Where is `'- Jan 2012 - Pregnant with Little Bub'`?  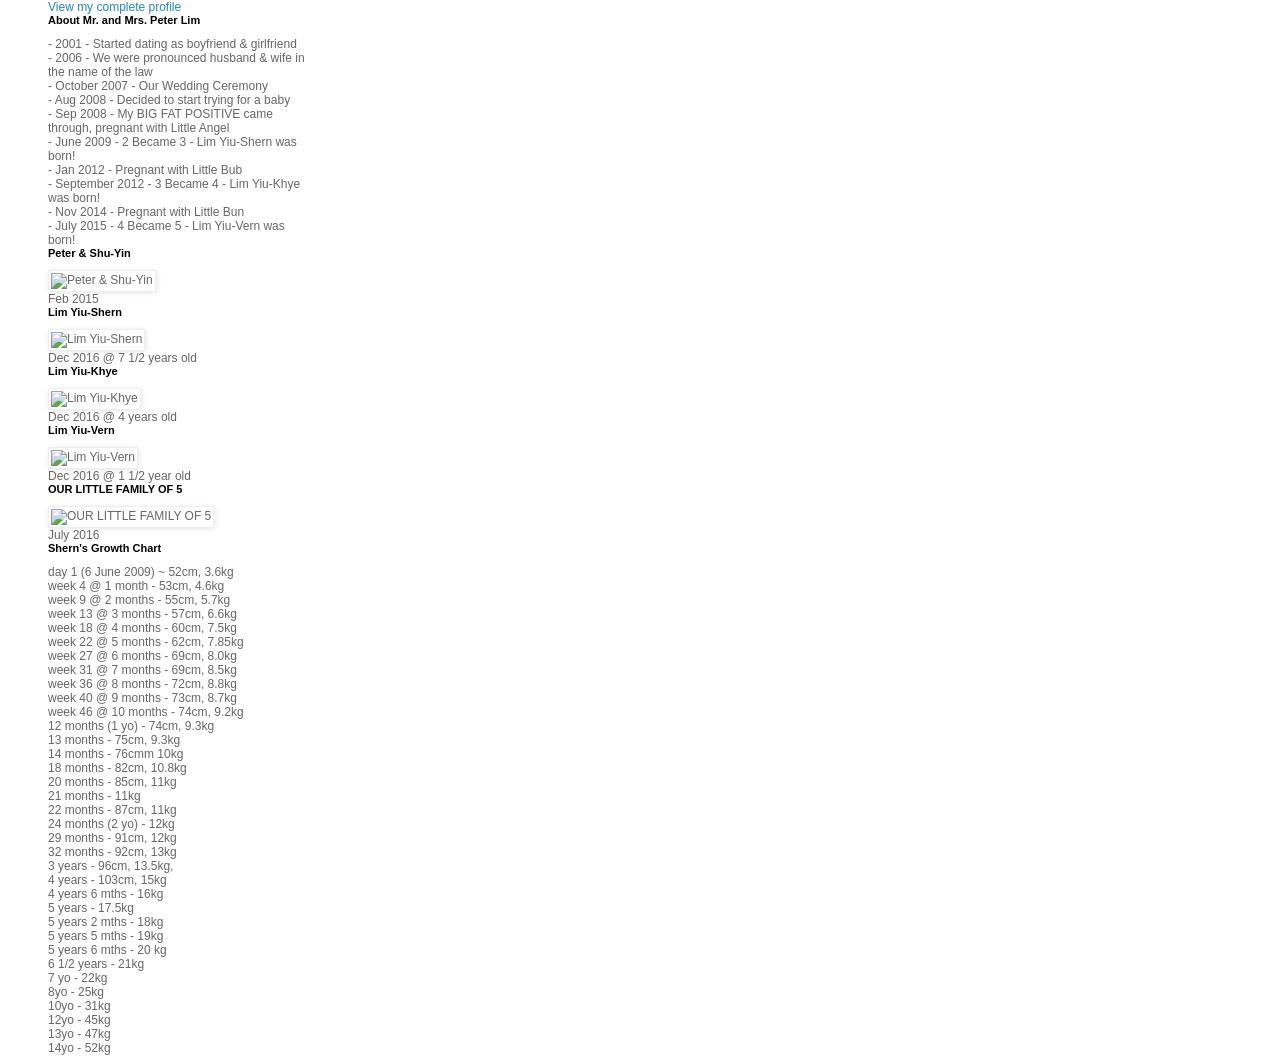
'- Jan 2012 - Pregnant with Little Bub' is located at coordinates (145, 169).